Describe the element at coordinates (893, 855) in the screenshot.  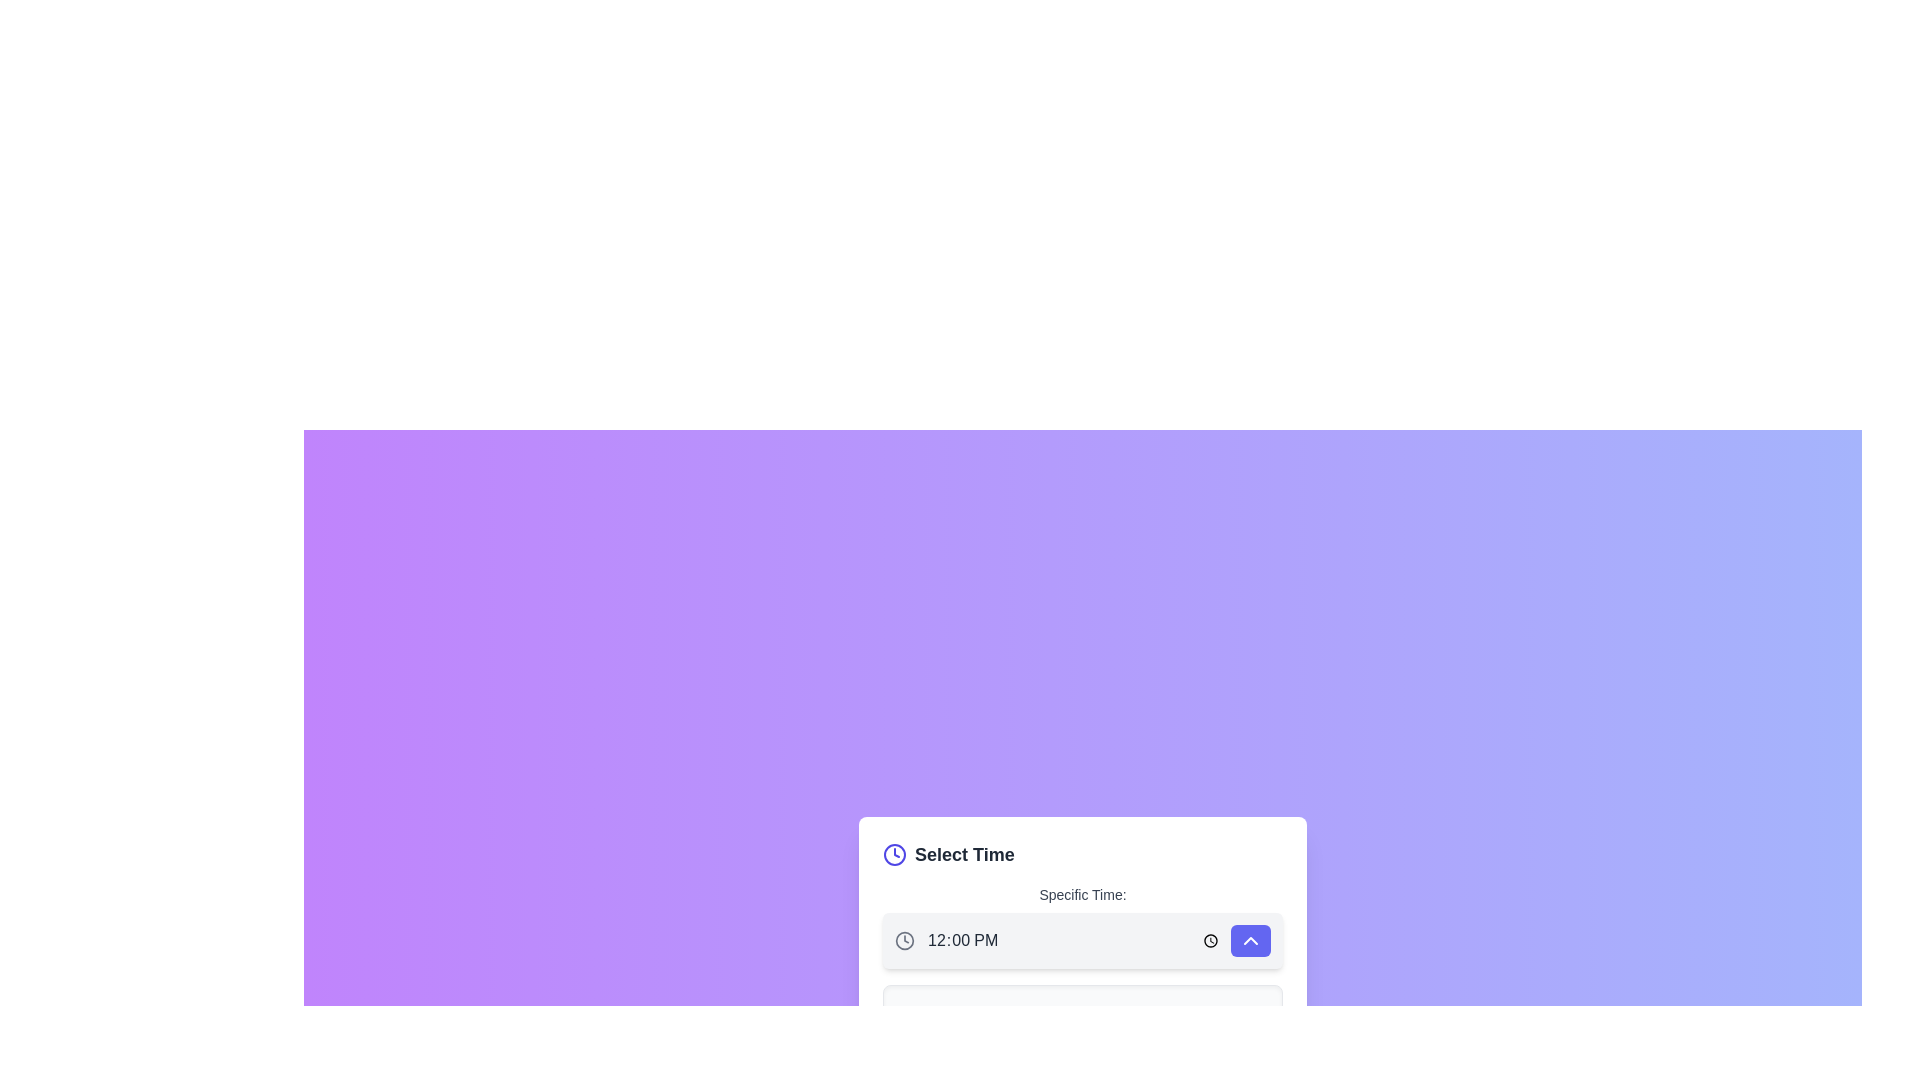
I see `the circular SVG element that represents the outline of the clock icon` at that location.